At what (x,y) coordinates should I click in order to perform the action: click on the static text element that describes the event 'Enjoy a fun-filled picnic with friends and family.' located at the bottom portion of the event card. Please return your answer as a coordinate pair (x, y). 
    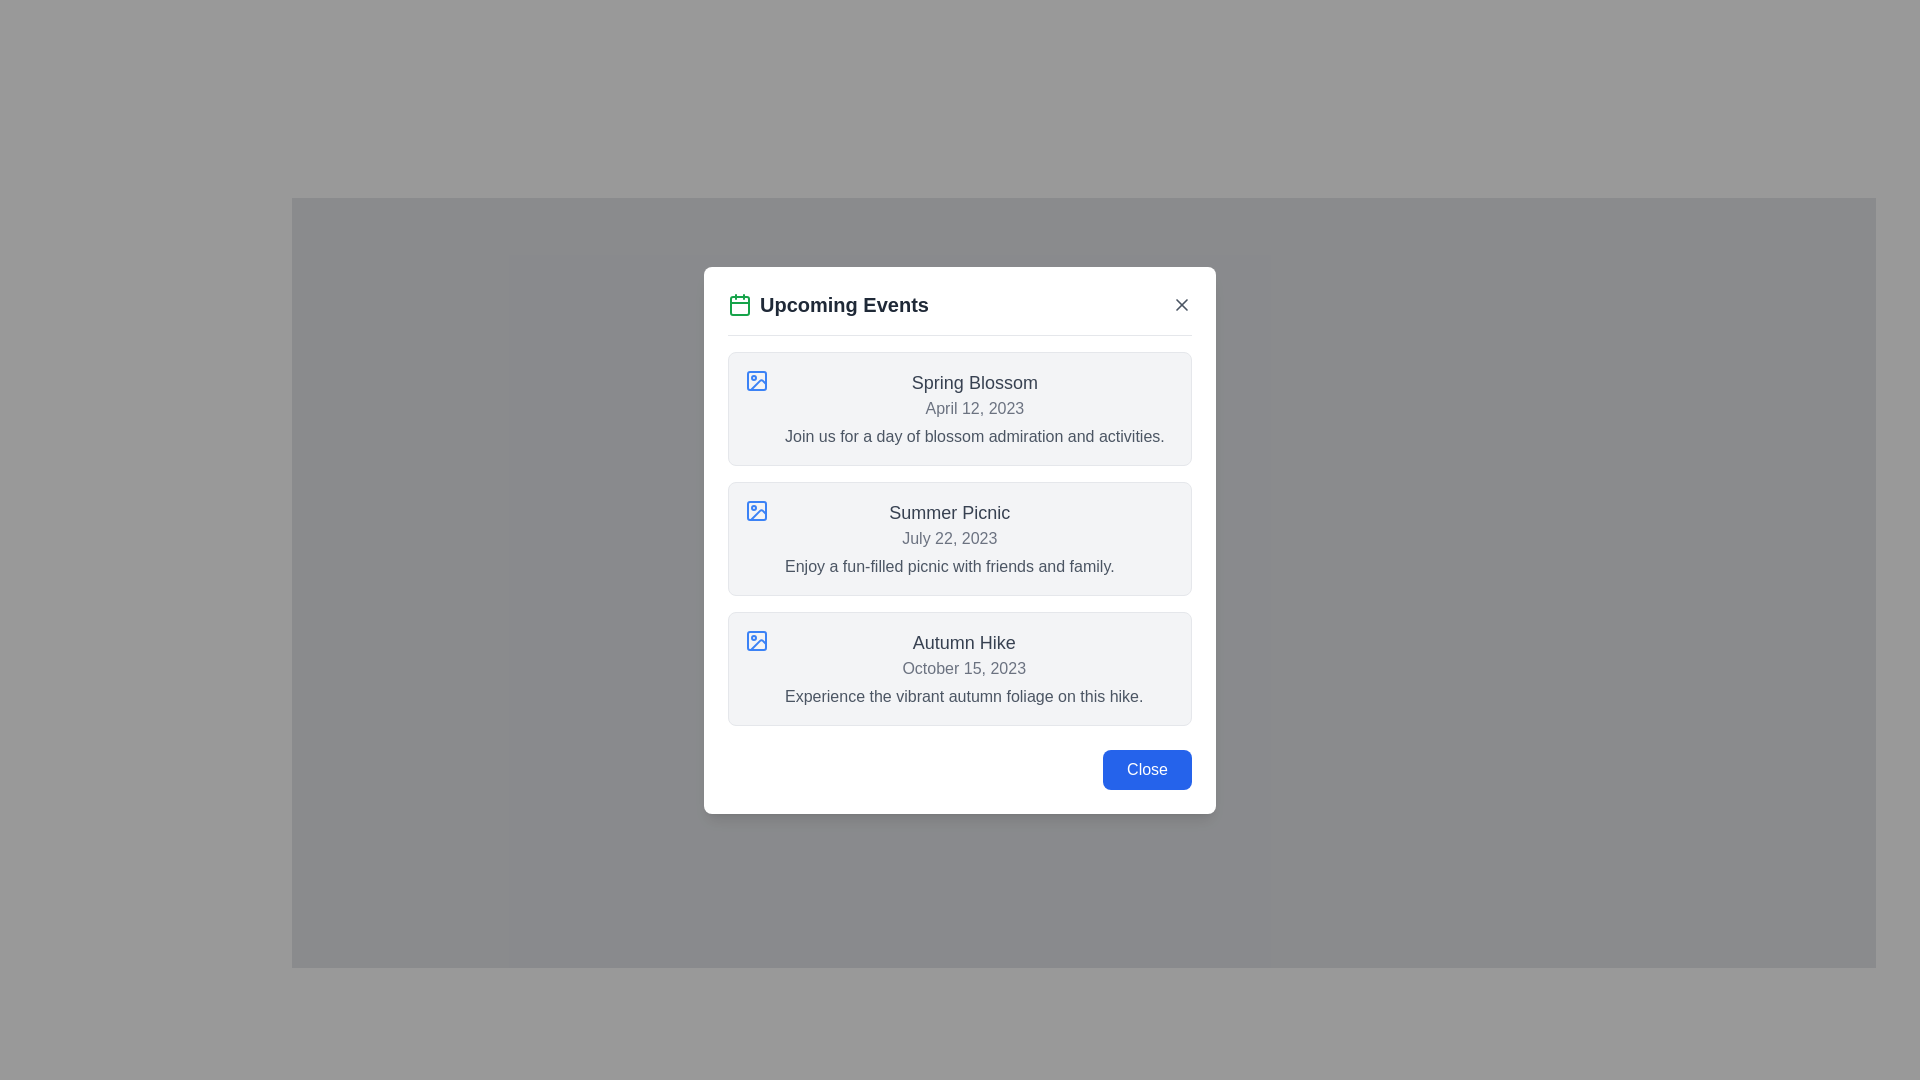
    Looking at the image, I should click on (948, 566).